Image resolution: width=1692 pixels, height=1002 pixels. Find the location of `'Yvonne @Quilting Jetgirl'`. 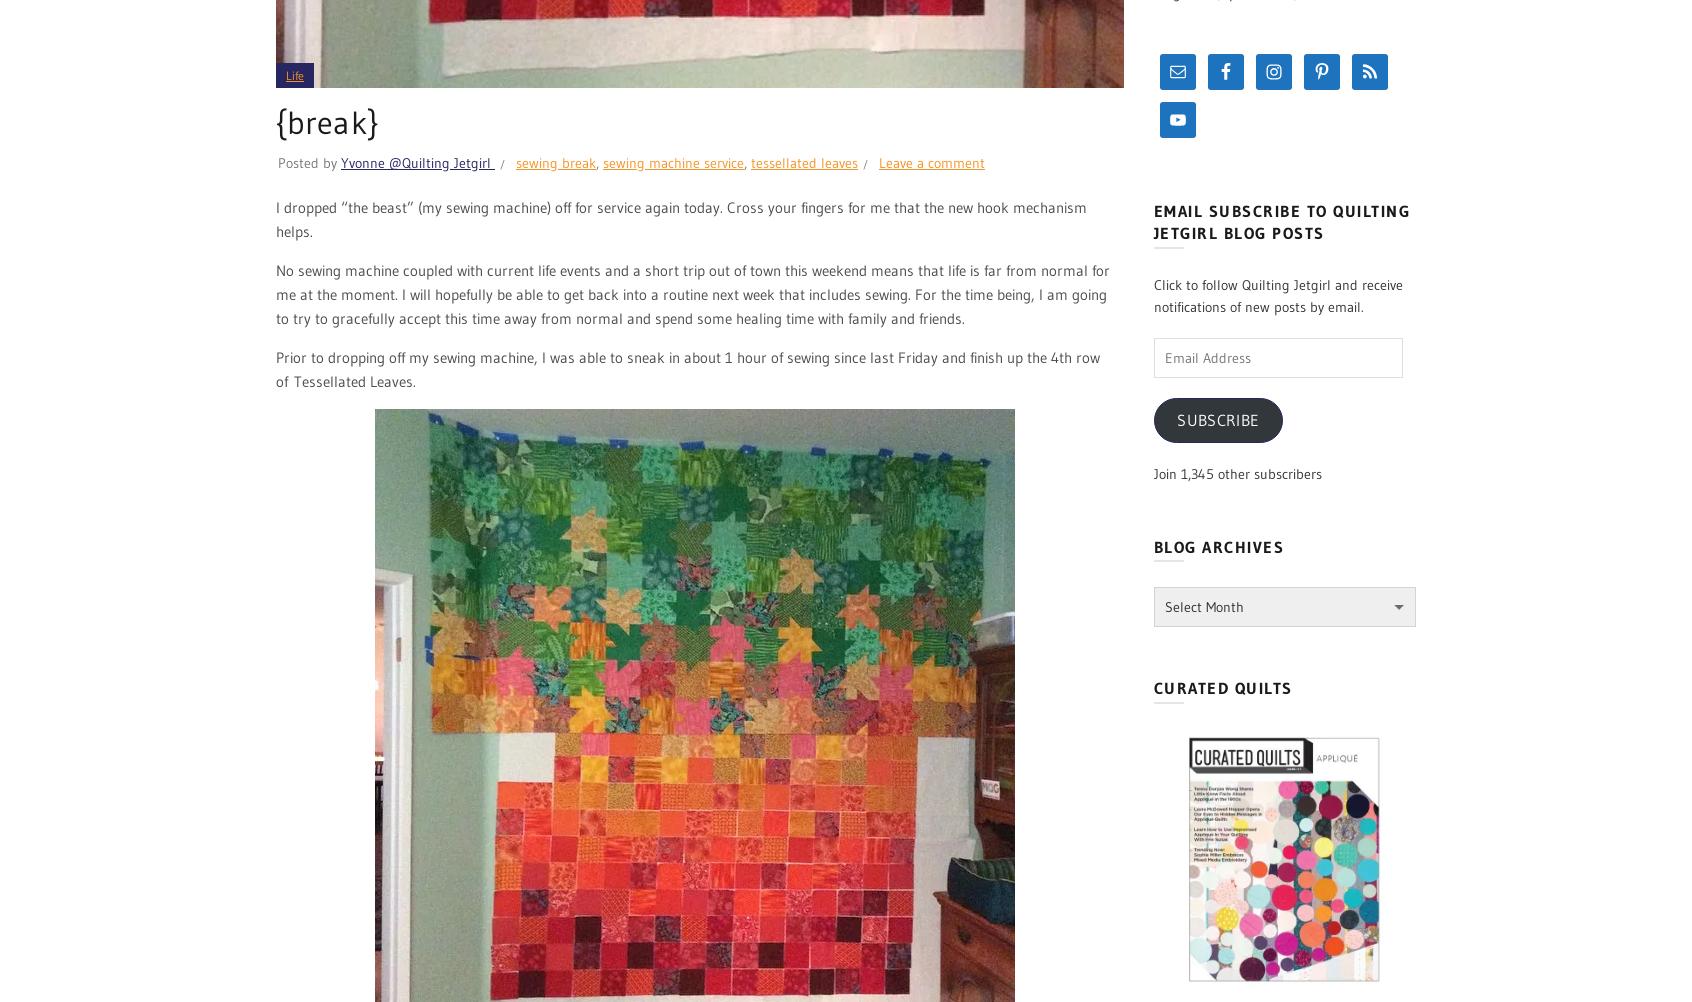

'Yvonne @Quilting Jetgirl' is located at coordinates (416, 162).